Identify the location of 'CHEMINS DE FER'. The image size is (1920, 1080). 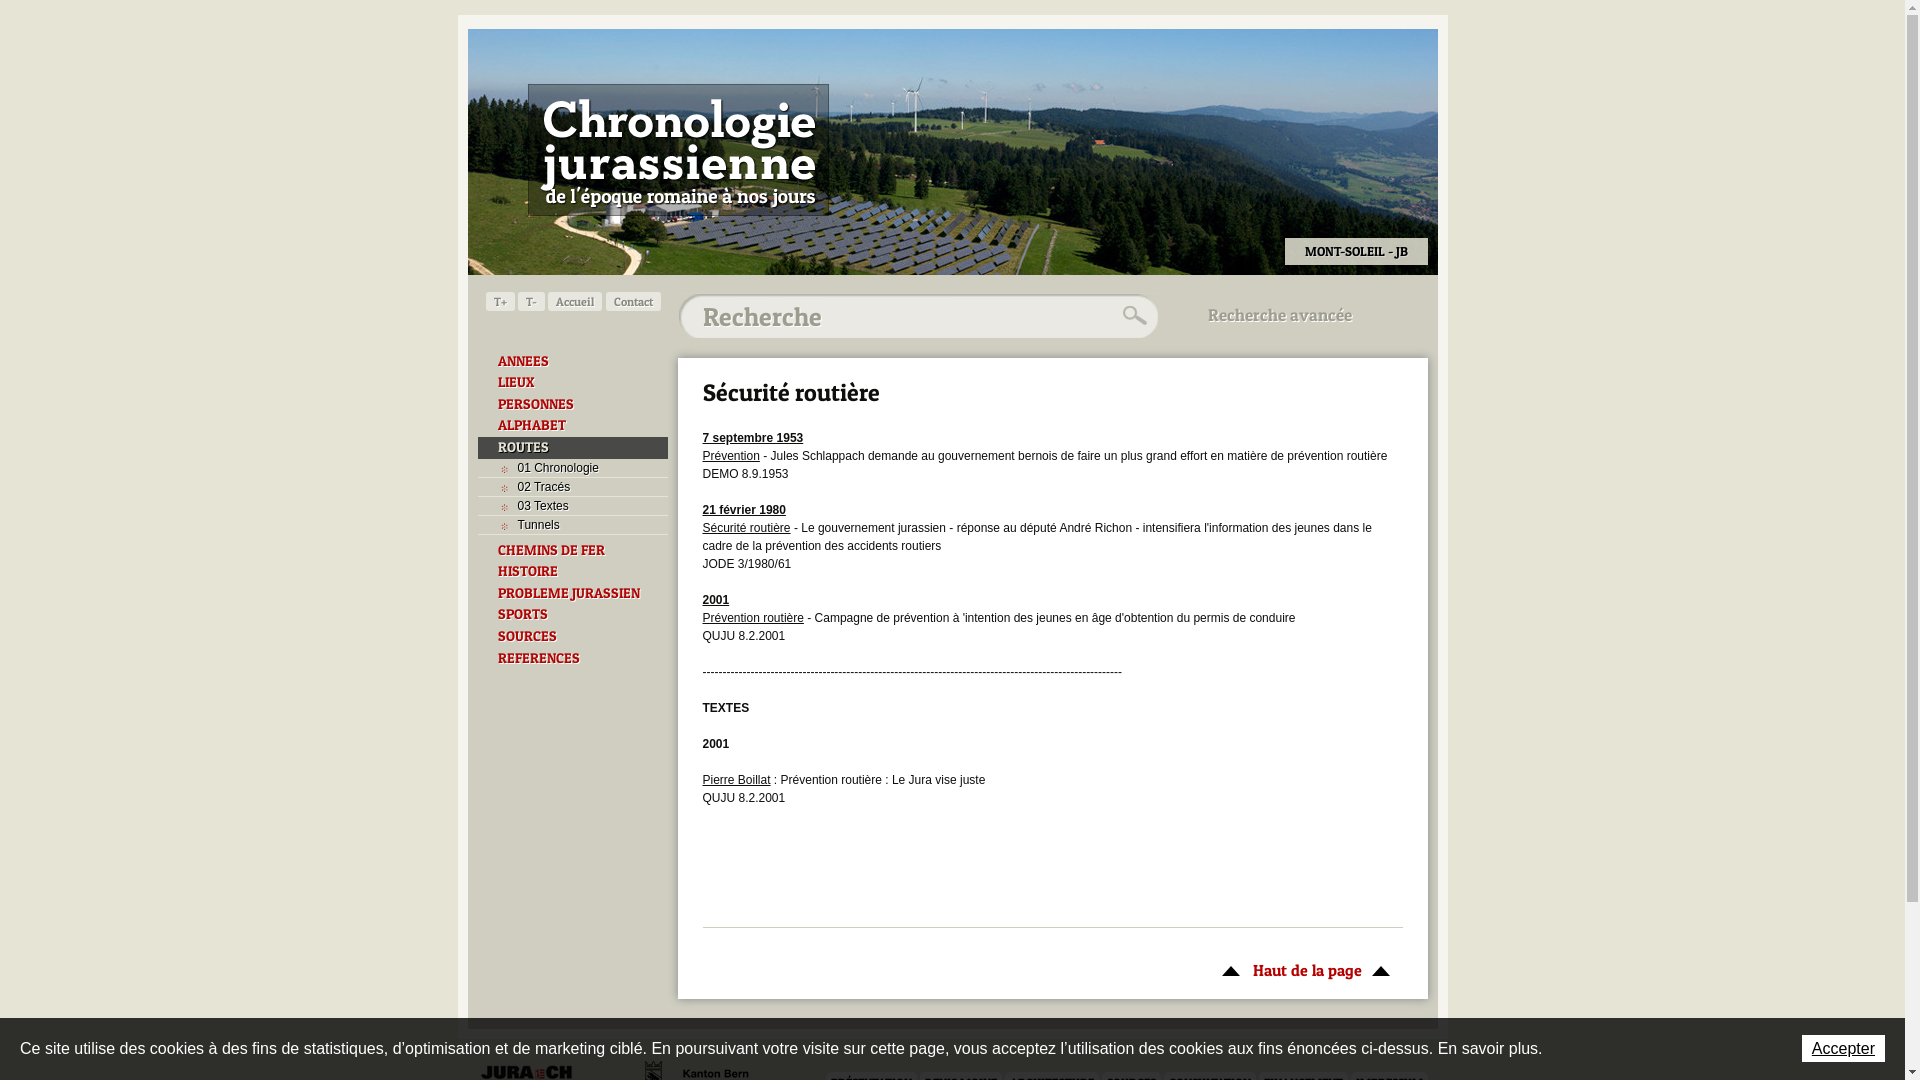
(571, 551).